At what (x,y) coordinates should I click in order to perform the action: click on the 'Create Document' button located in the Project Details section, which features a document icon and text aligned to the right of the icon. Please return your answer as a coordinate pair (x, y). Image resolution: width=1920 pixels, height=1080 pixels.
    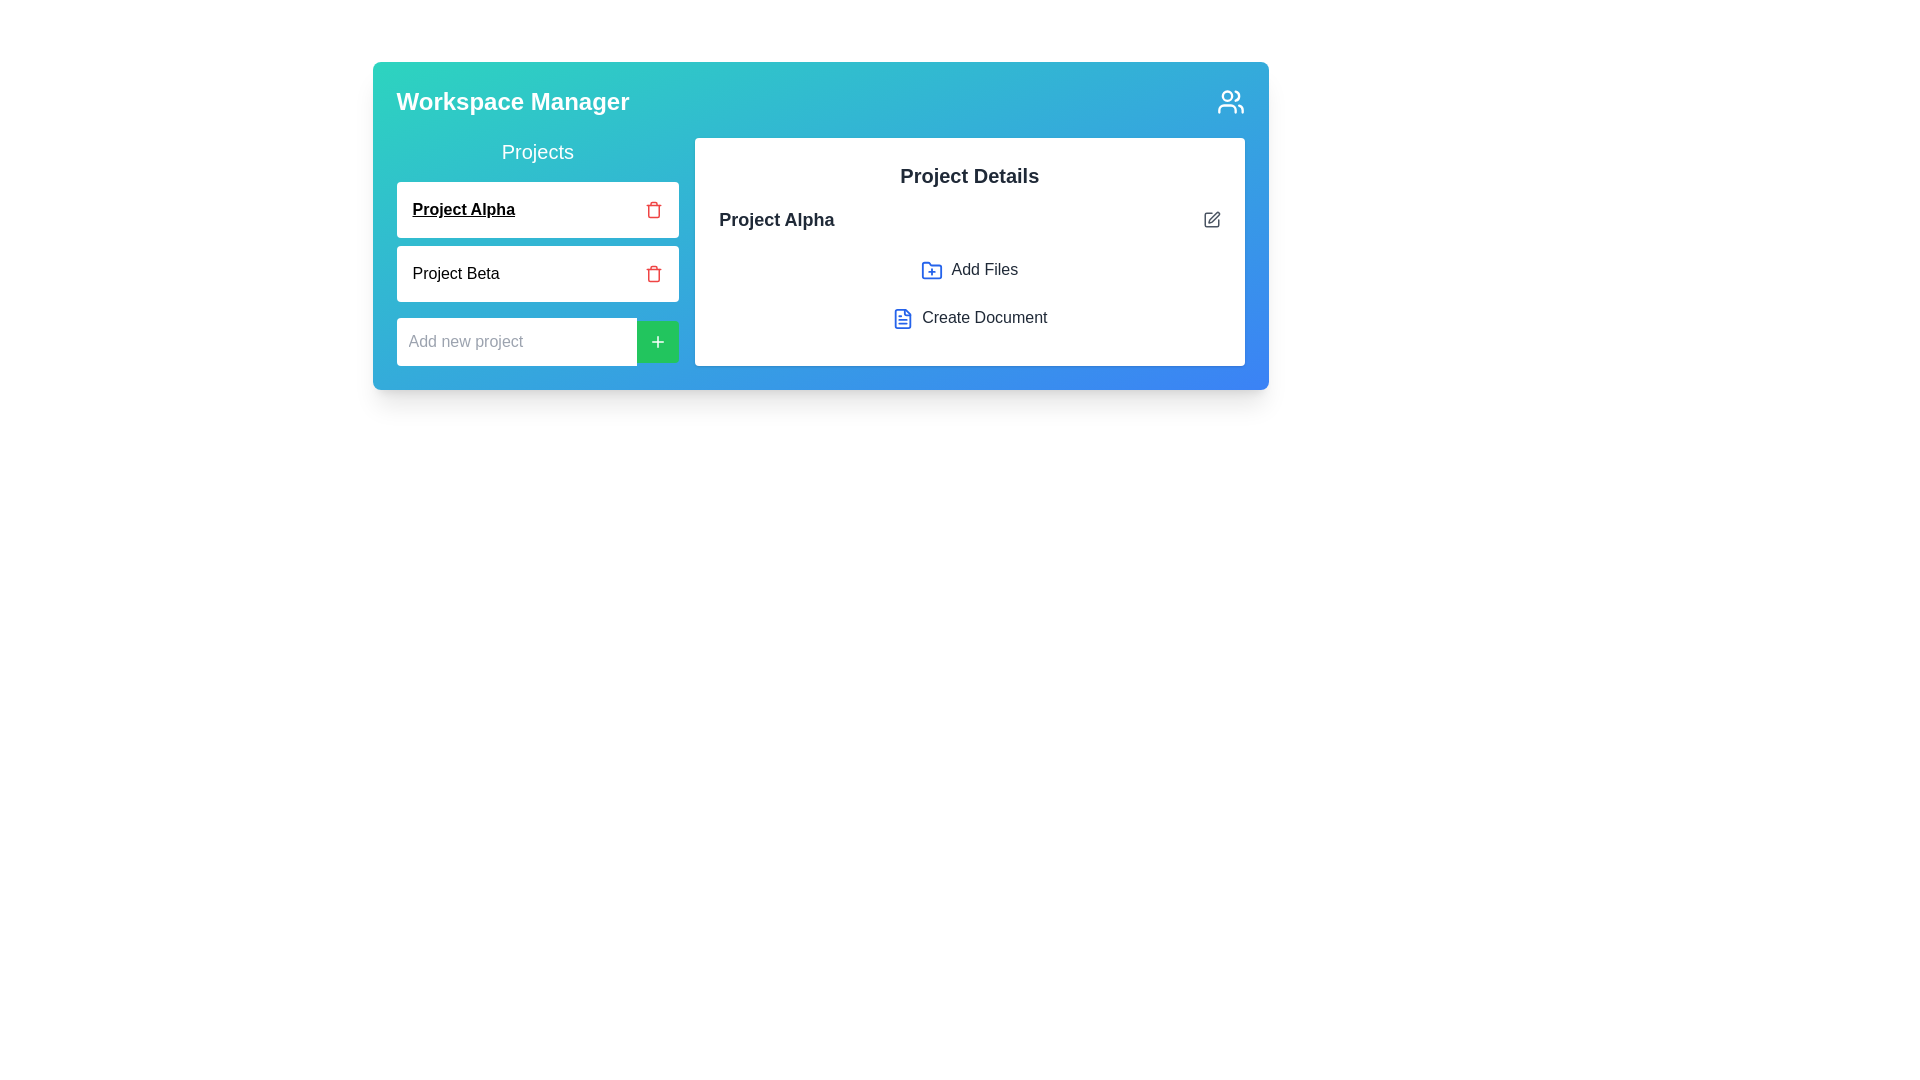
    Looking at the image, I should click on (969, 316).